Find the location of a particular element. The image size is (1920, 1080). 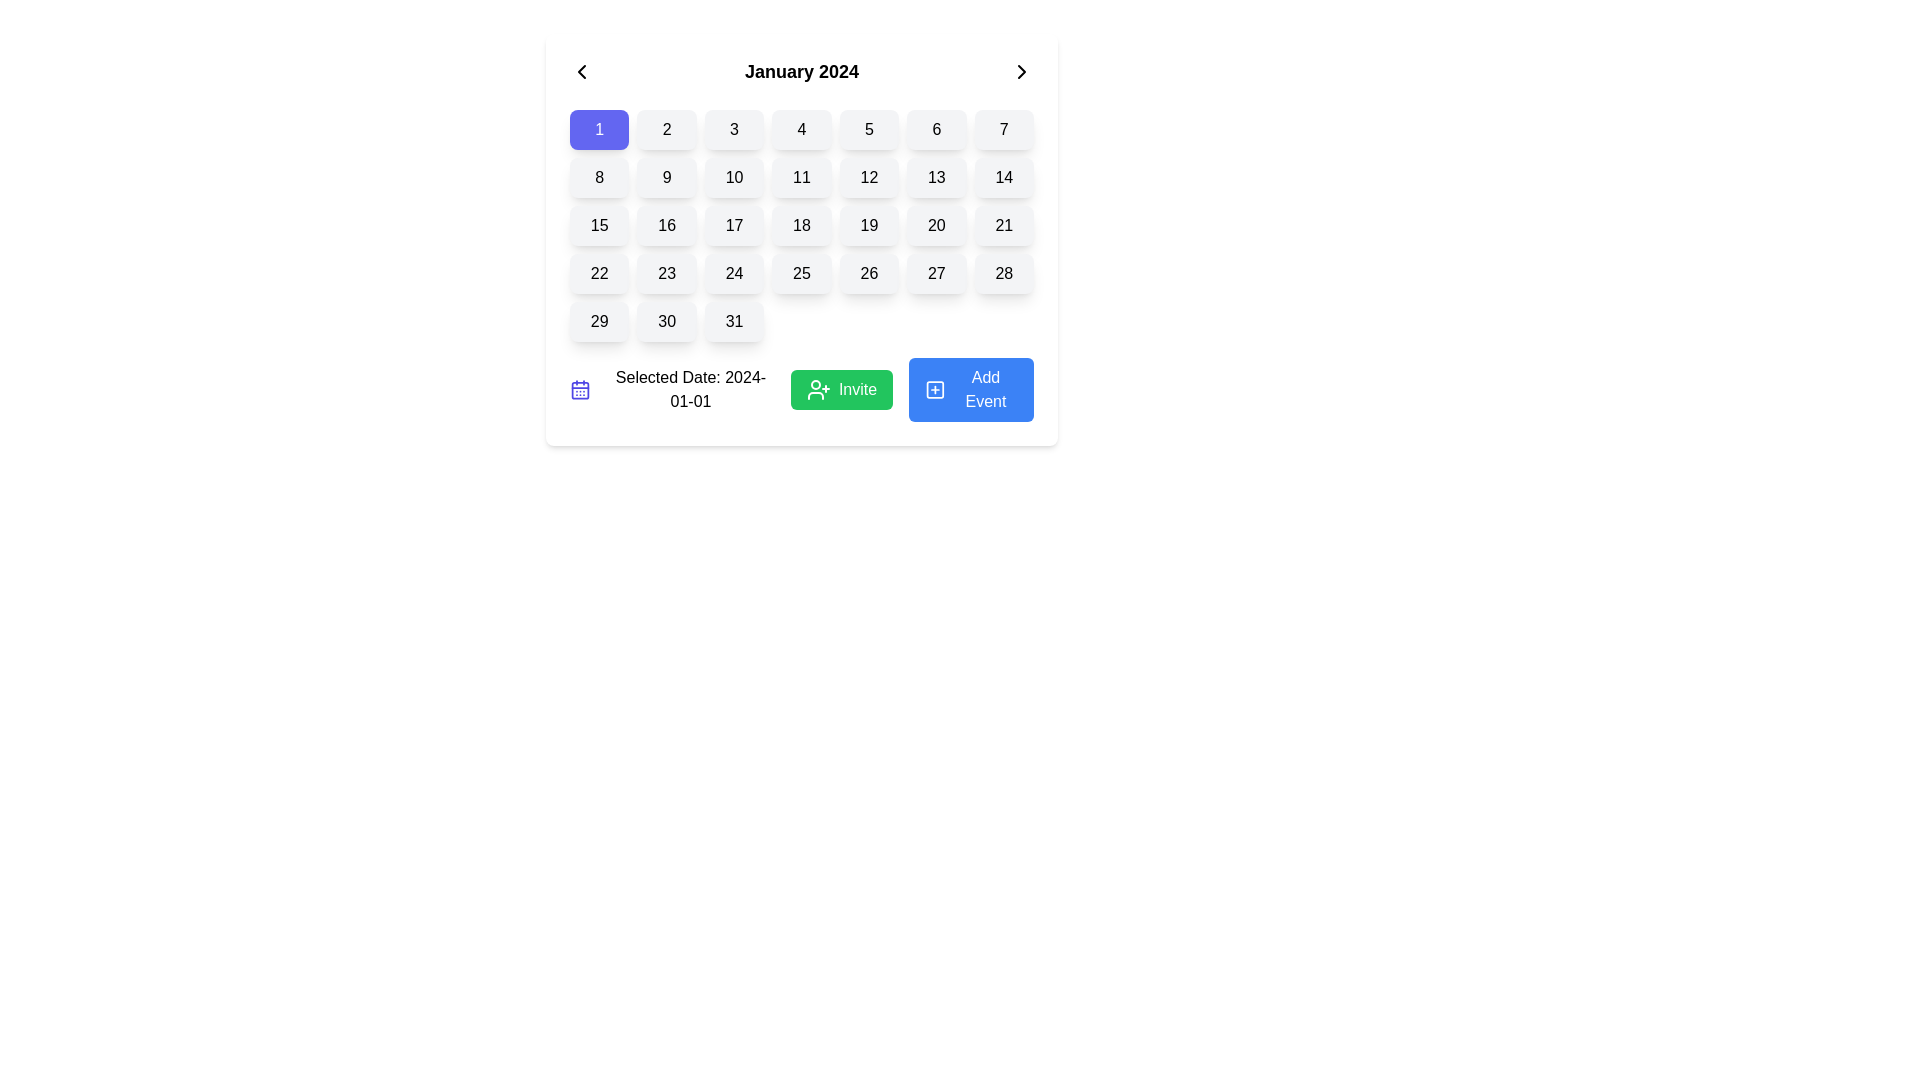

the button labeled '26' in the calendar grid layout is located at coordinates (869, 273).